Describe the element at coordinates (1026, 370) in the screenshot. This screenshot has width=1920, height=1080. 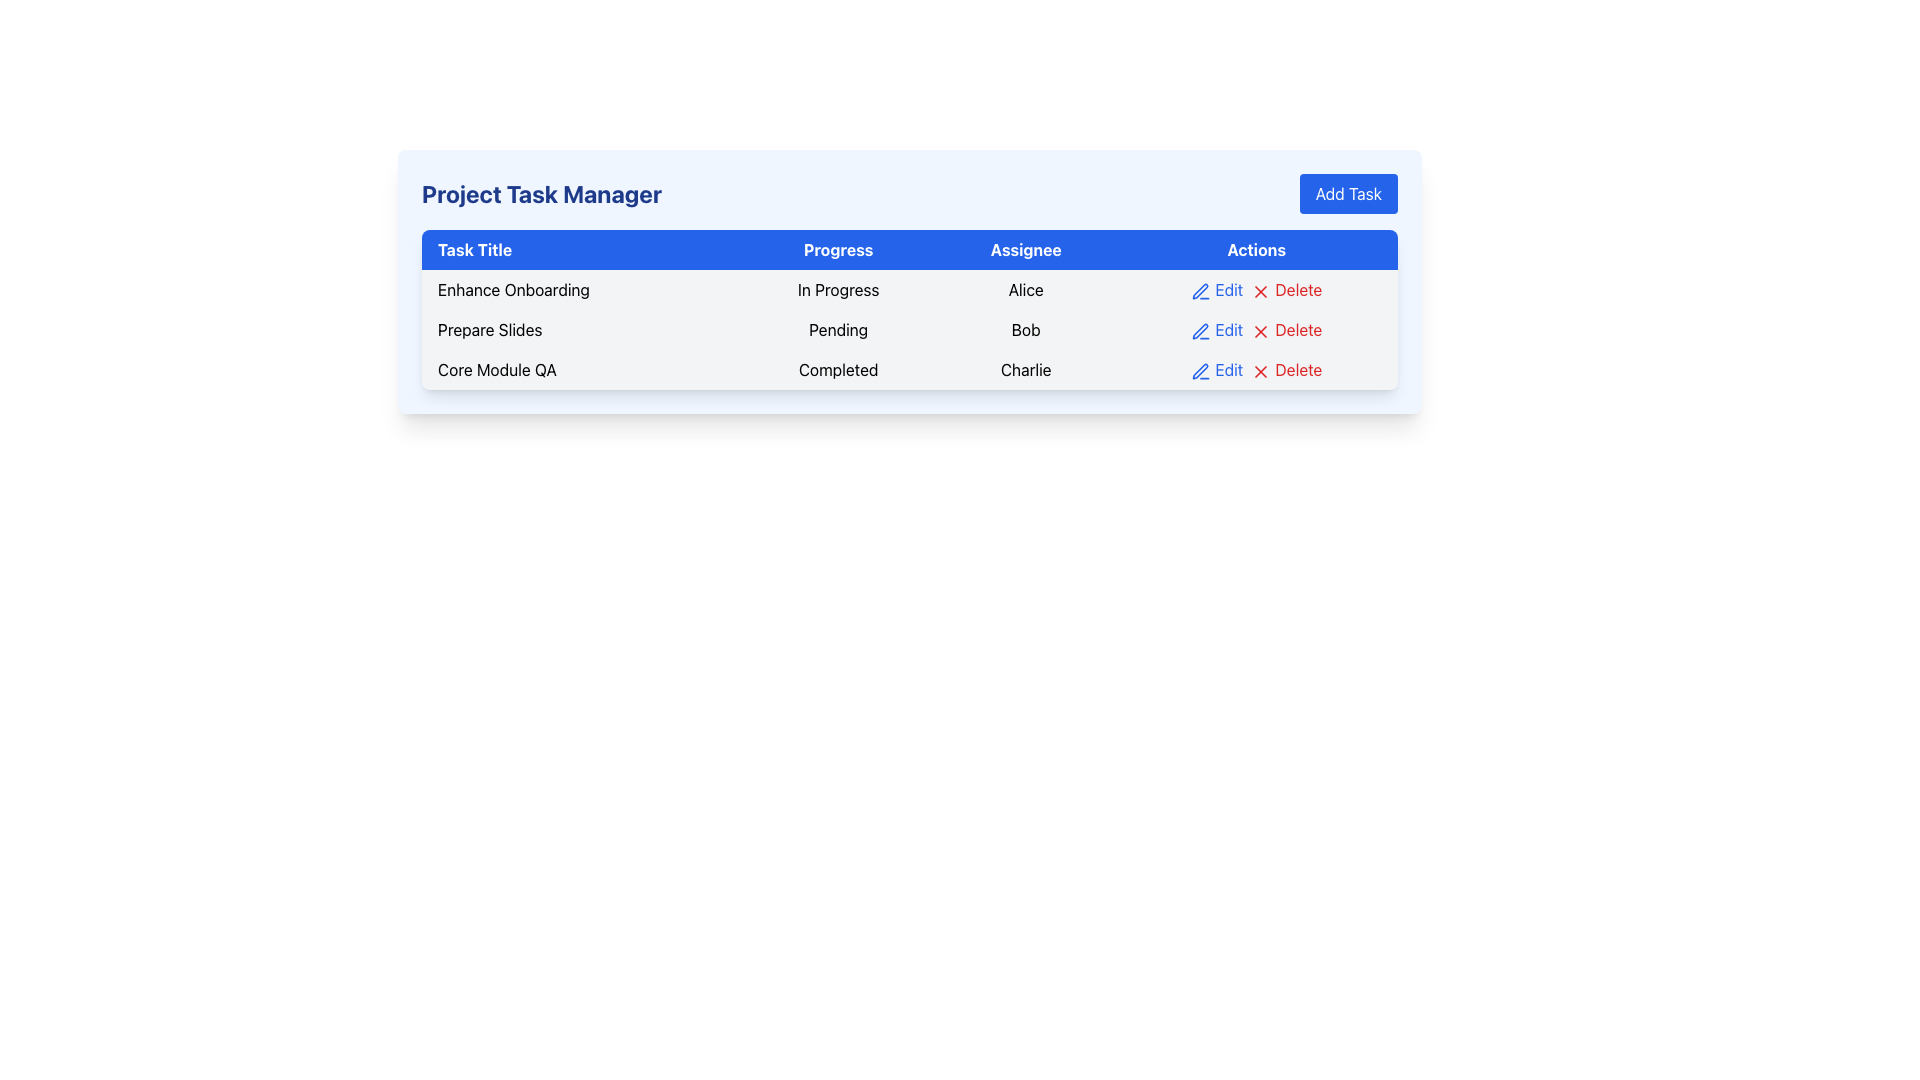
I see `the text label reading 'Charlie' in the third row of the table under the 'Assignee' column to possibly view additional details` at that location.